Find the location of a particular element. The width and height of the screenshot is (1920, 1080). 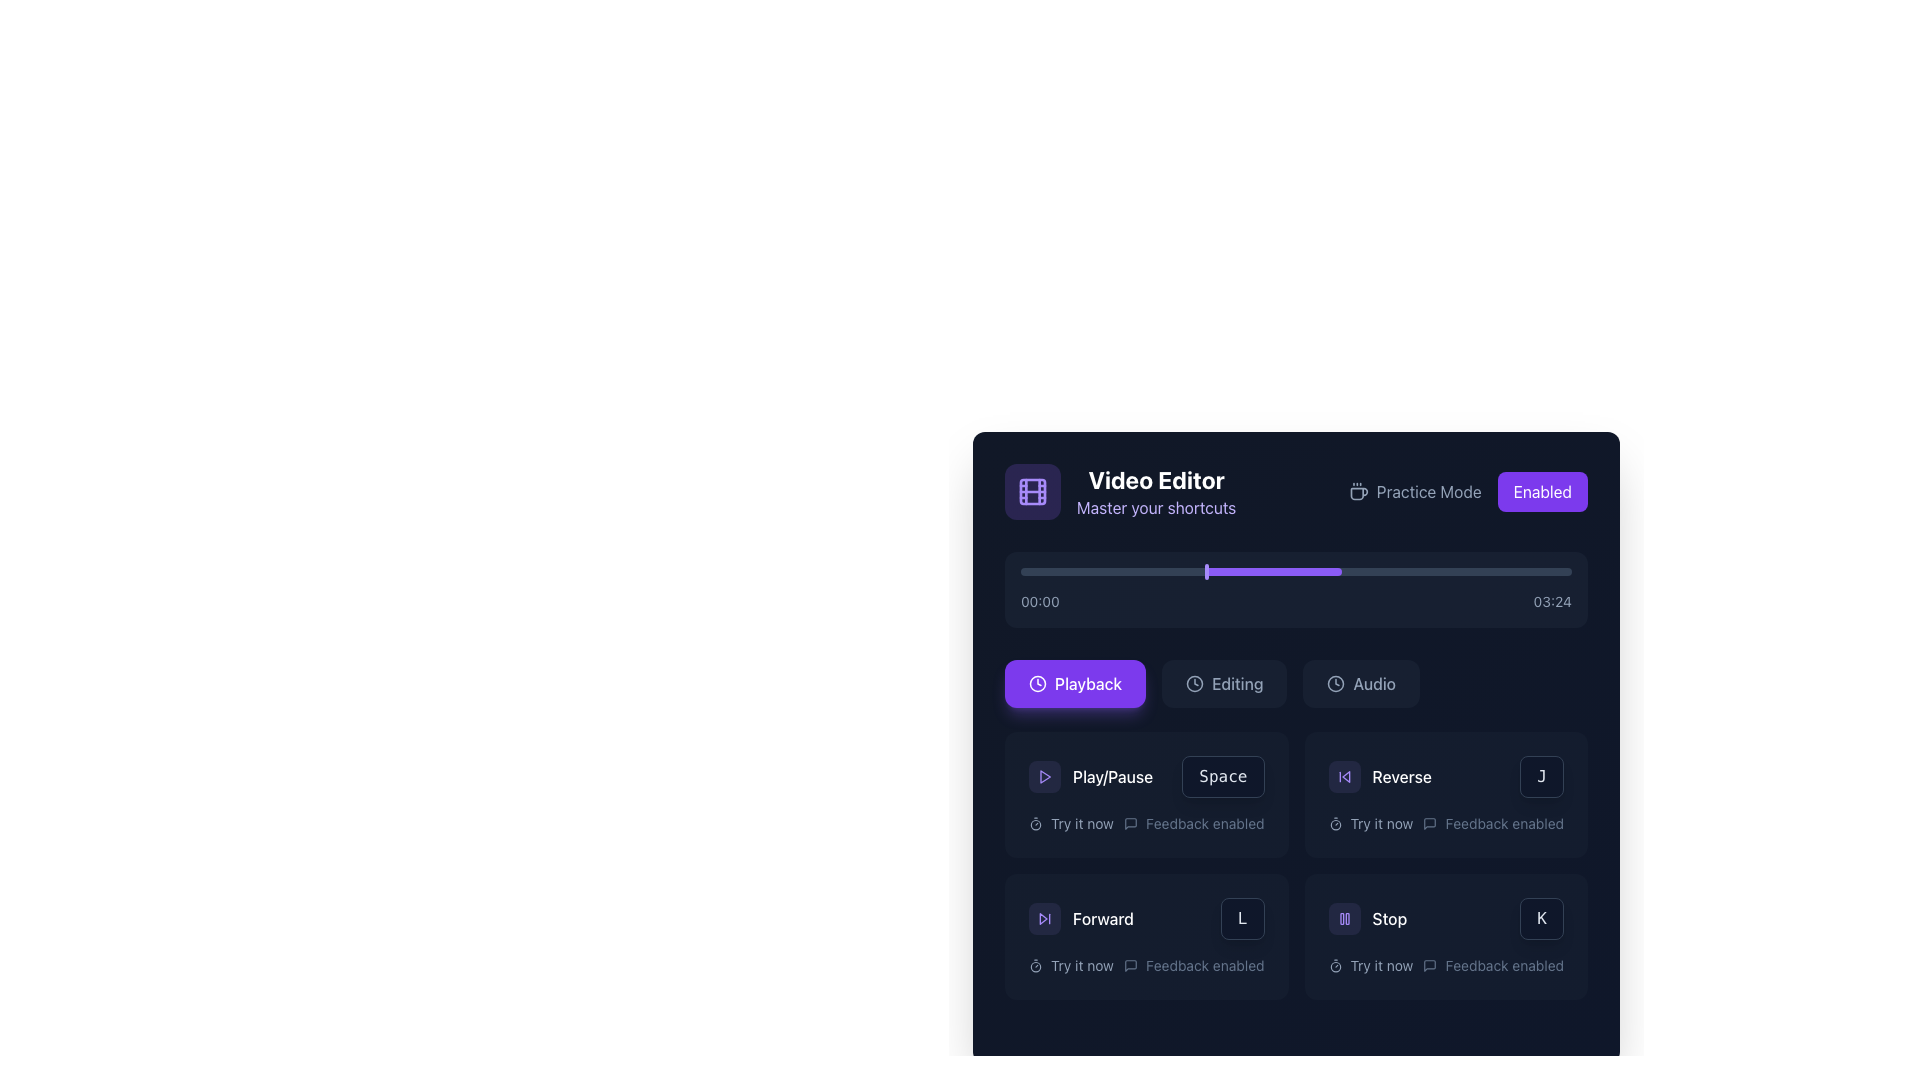

the playback time is located at coordinates (1565, 571).